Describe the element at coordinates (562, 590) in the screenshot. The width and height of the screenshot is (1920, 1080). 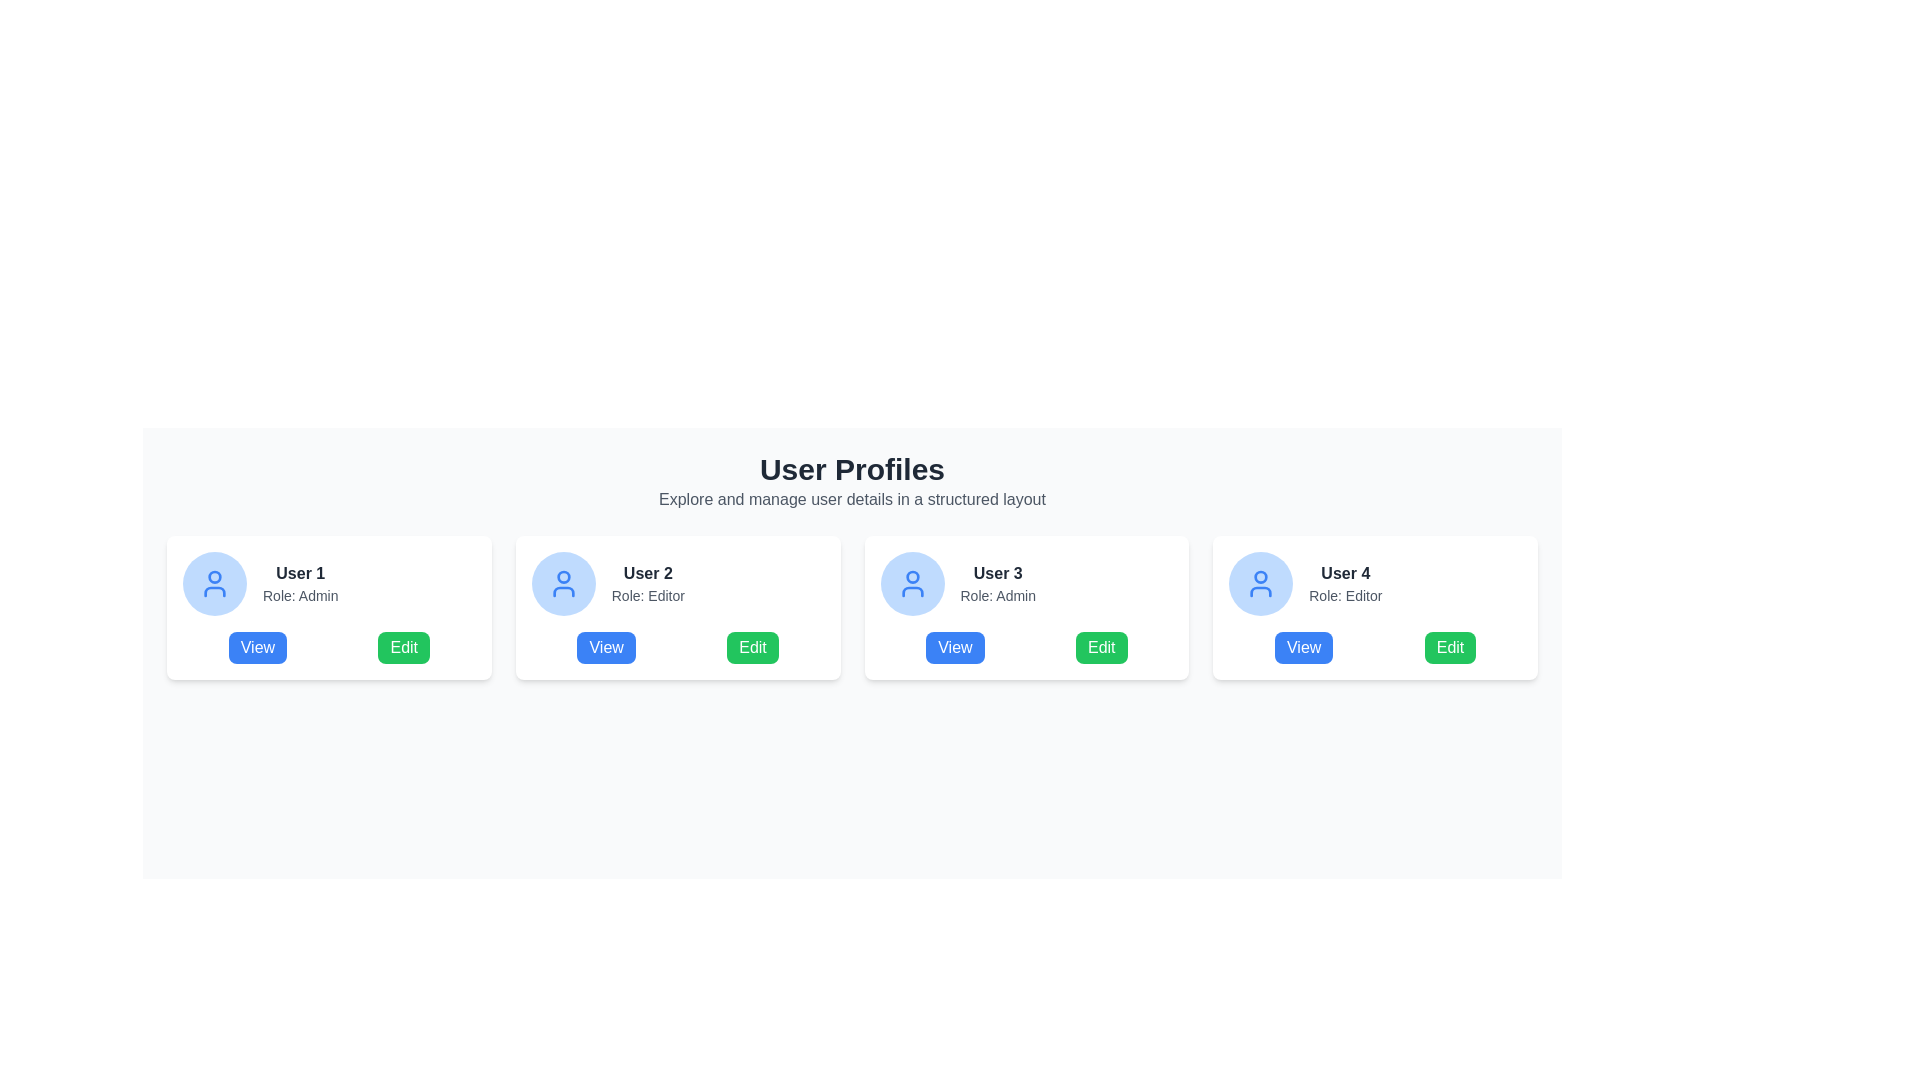
I see `the body segment of the user icon representing 'User 2', located at the top-left corner of the card` at that location.